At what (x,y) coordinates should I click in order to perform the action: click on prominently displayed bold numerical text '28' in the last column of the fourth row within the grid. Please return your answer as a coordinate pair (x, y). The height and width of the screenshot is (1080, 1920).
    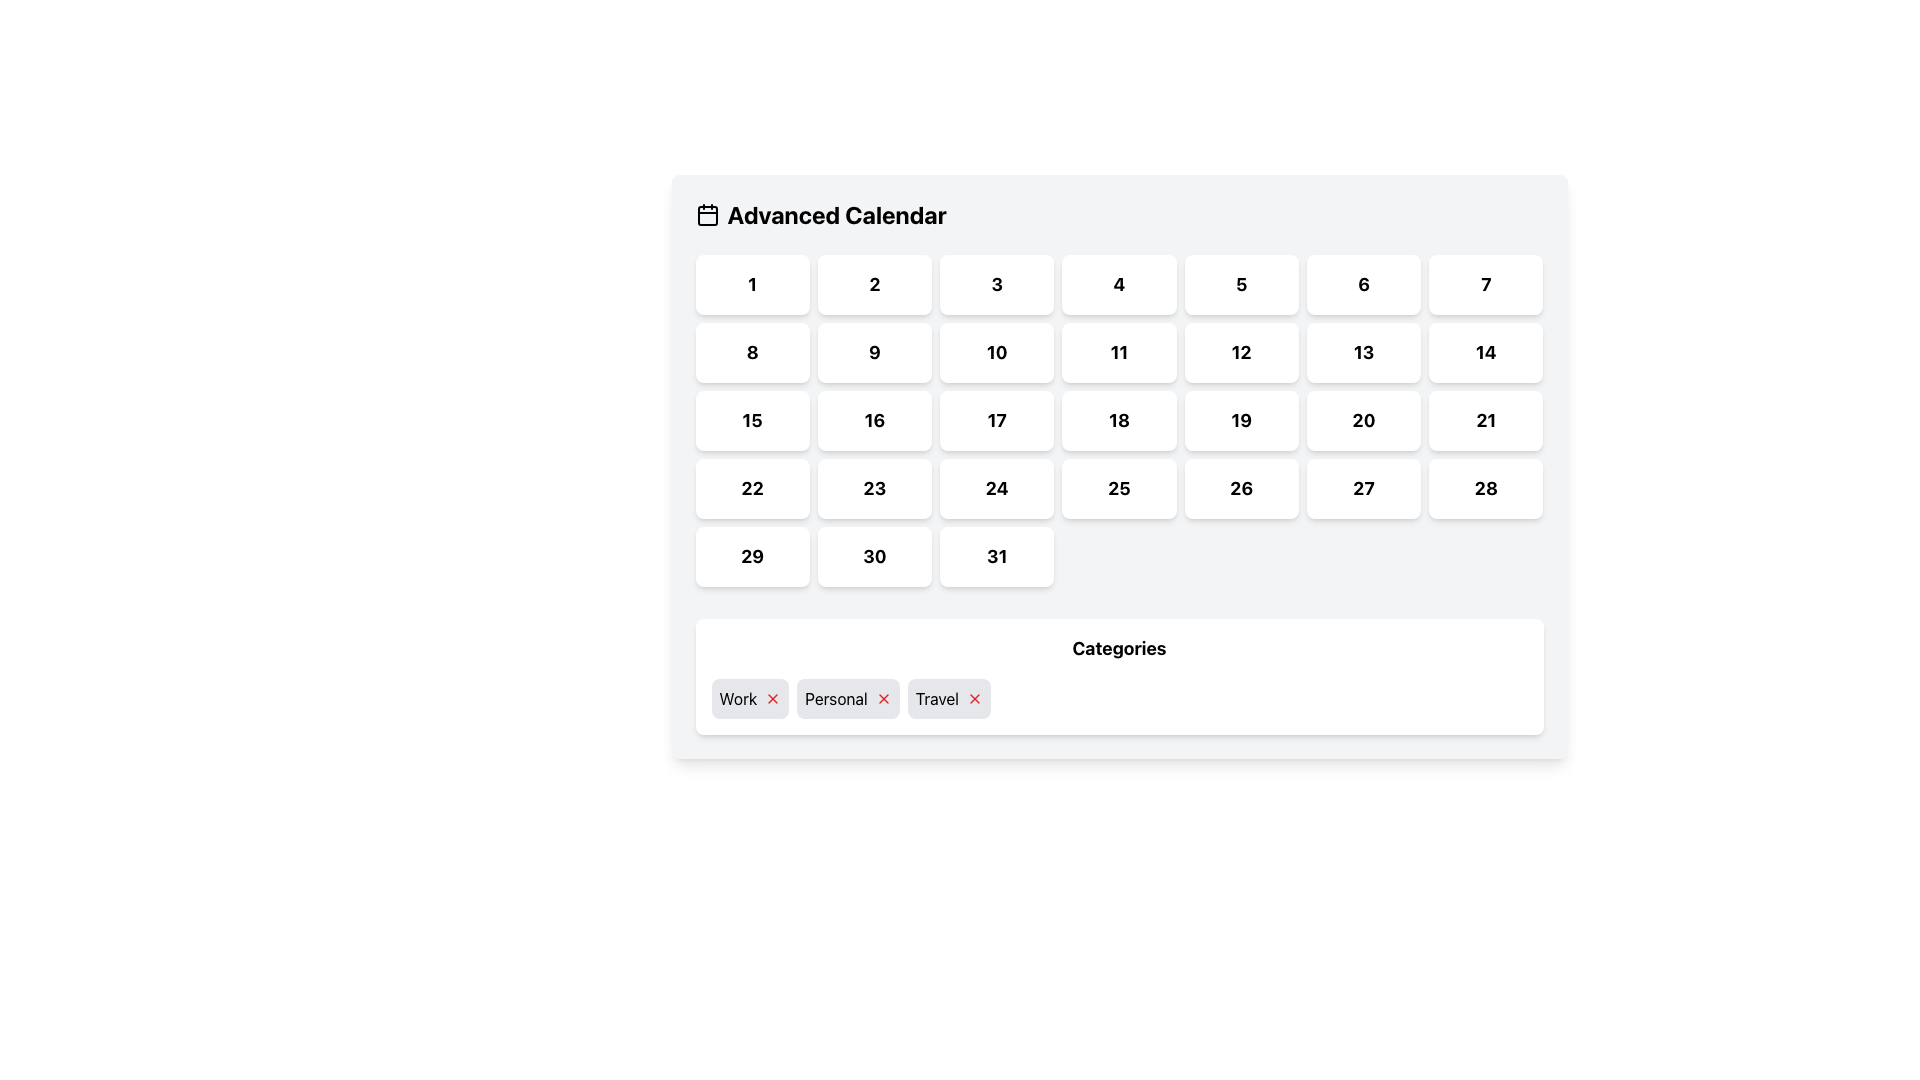
    Looking at the image, I should click on (1486, 488).